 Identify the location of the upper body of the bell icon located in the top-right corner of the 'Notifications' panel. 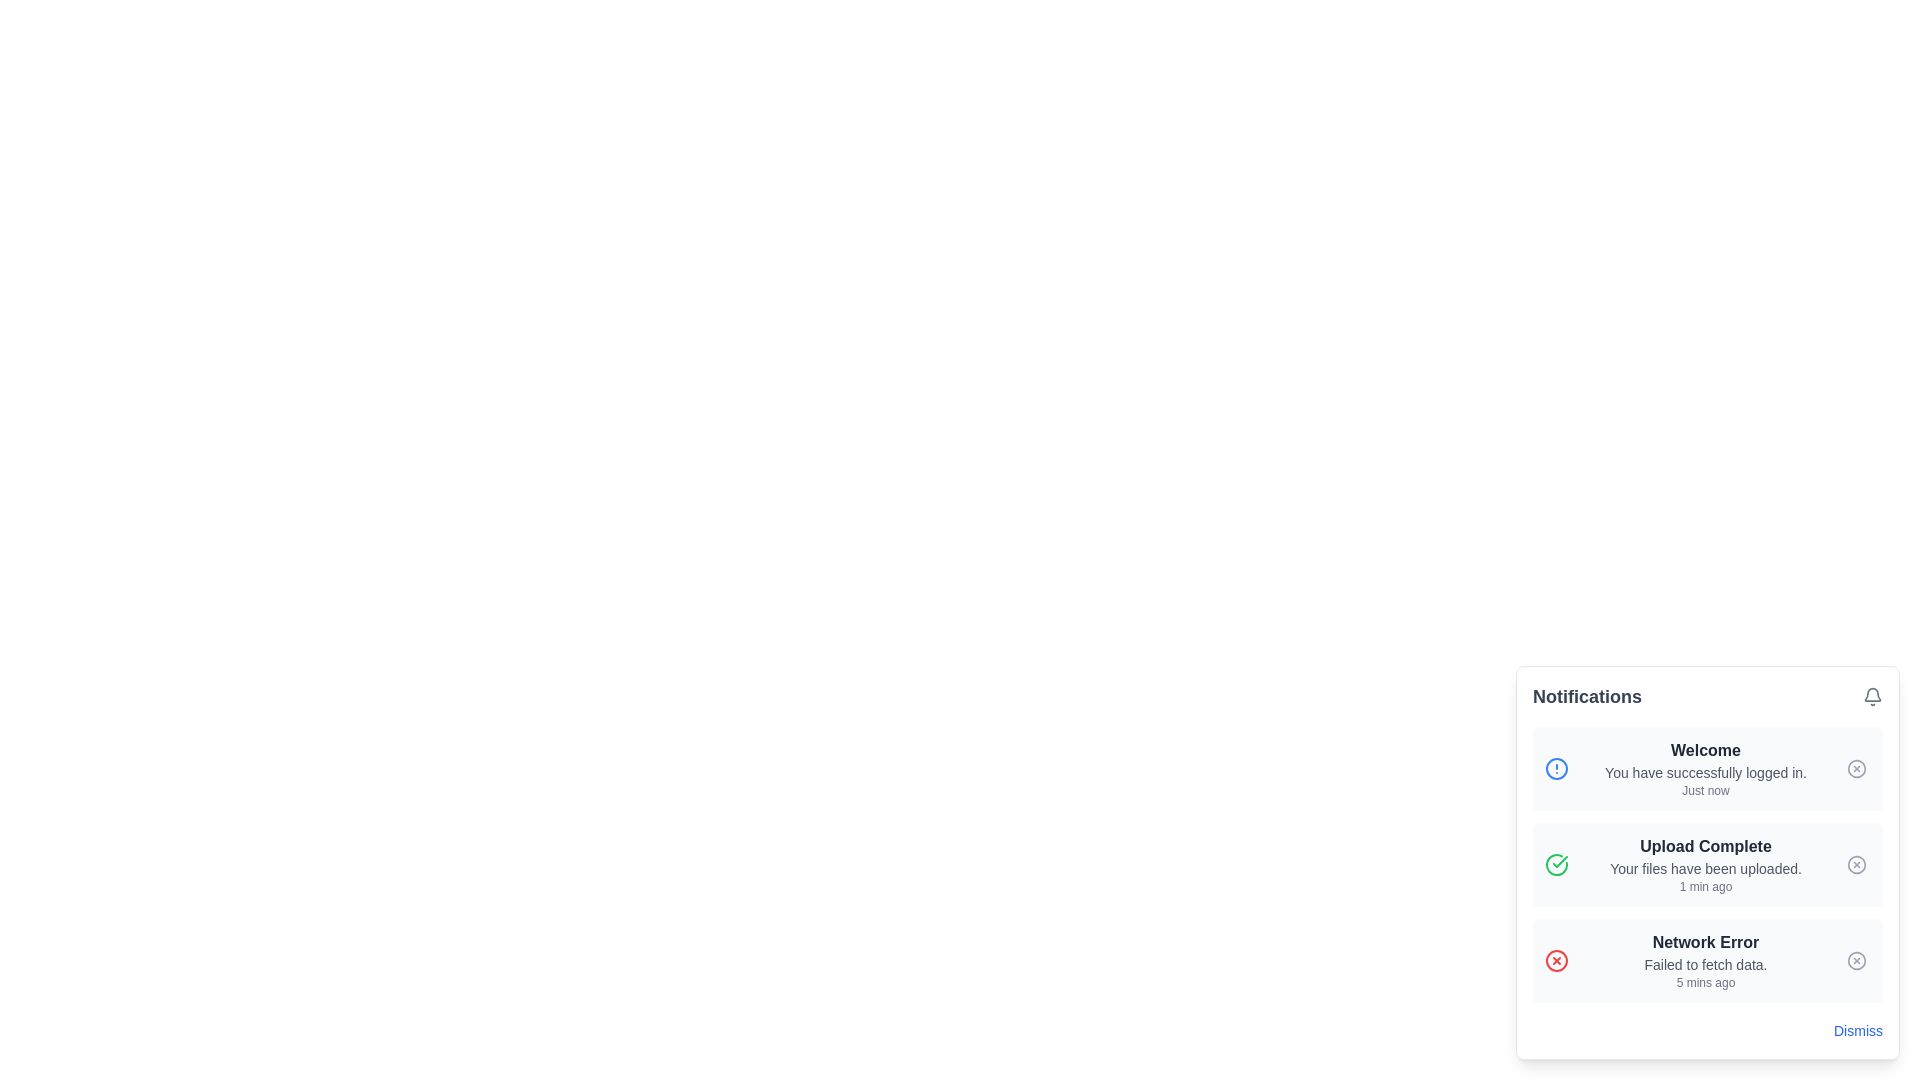
(1871, 693).